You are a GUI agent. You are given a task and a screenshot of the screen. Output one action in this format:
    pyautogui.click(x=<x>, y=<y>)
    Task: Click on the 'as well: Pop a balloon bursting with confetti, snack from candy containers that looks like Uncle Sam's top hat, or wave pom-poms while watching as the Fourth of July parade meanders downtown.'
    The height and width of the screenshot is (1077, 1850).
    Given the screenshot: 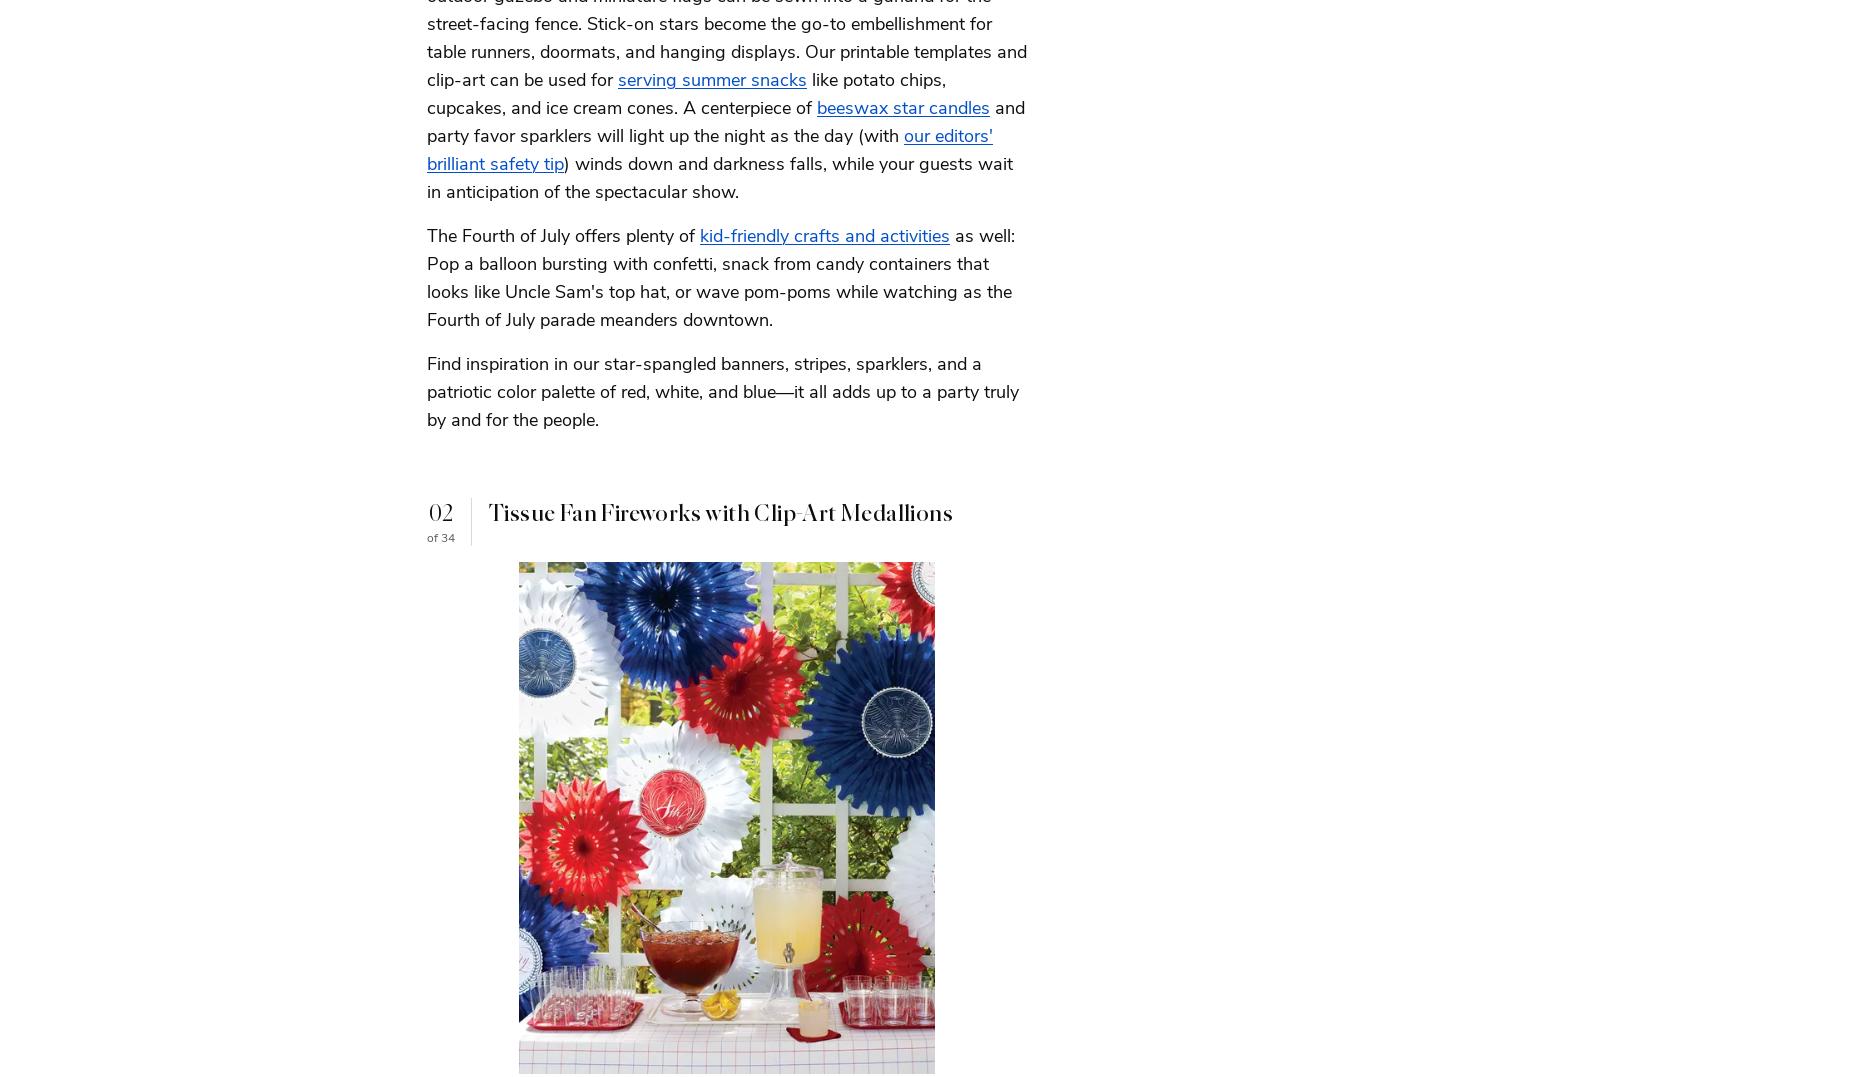 What is the action you would take?
    pyautogui.click(x=720, y=276)
    